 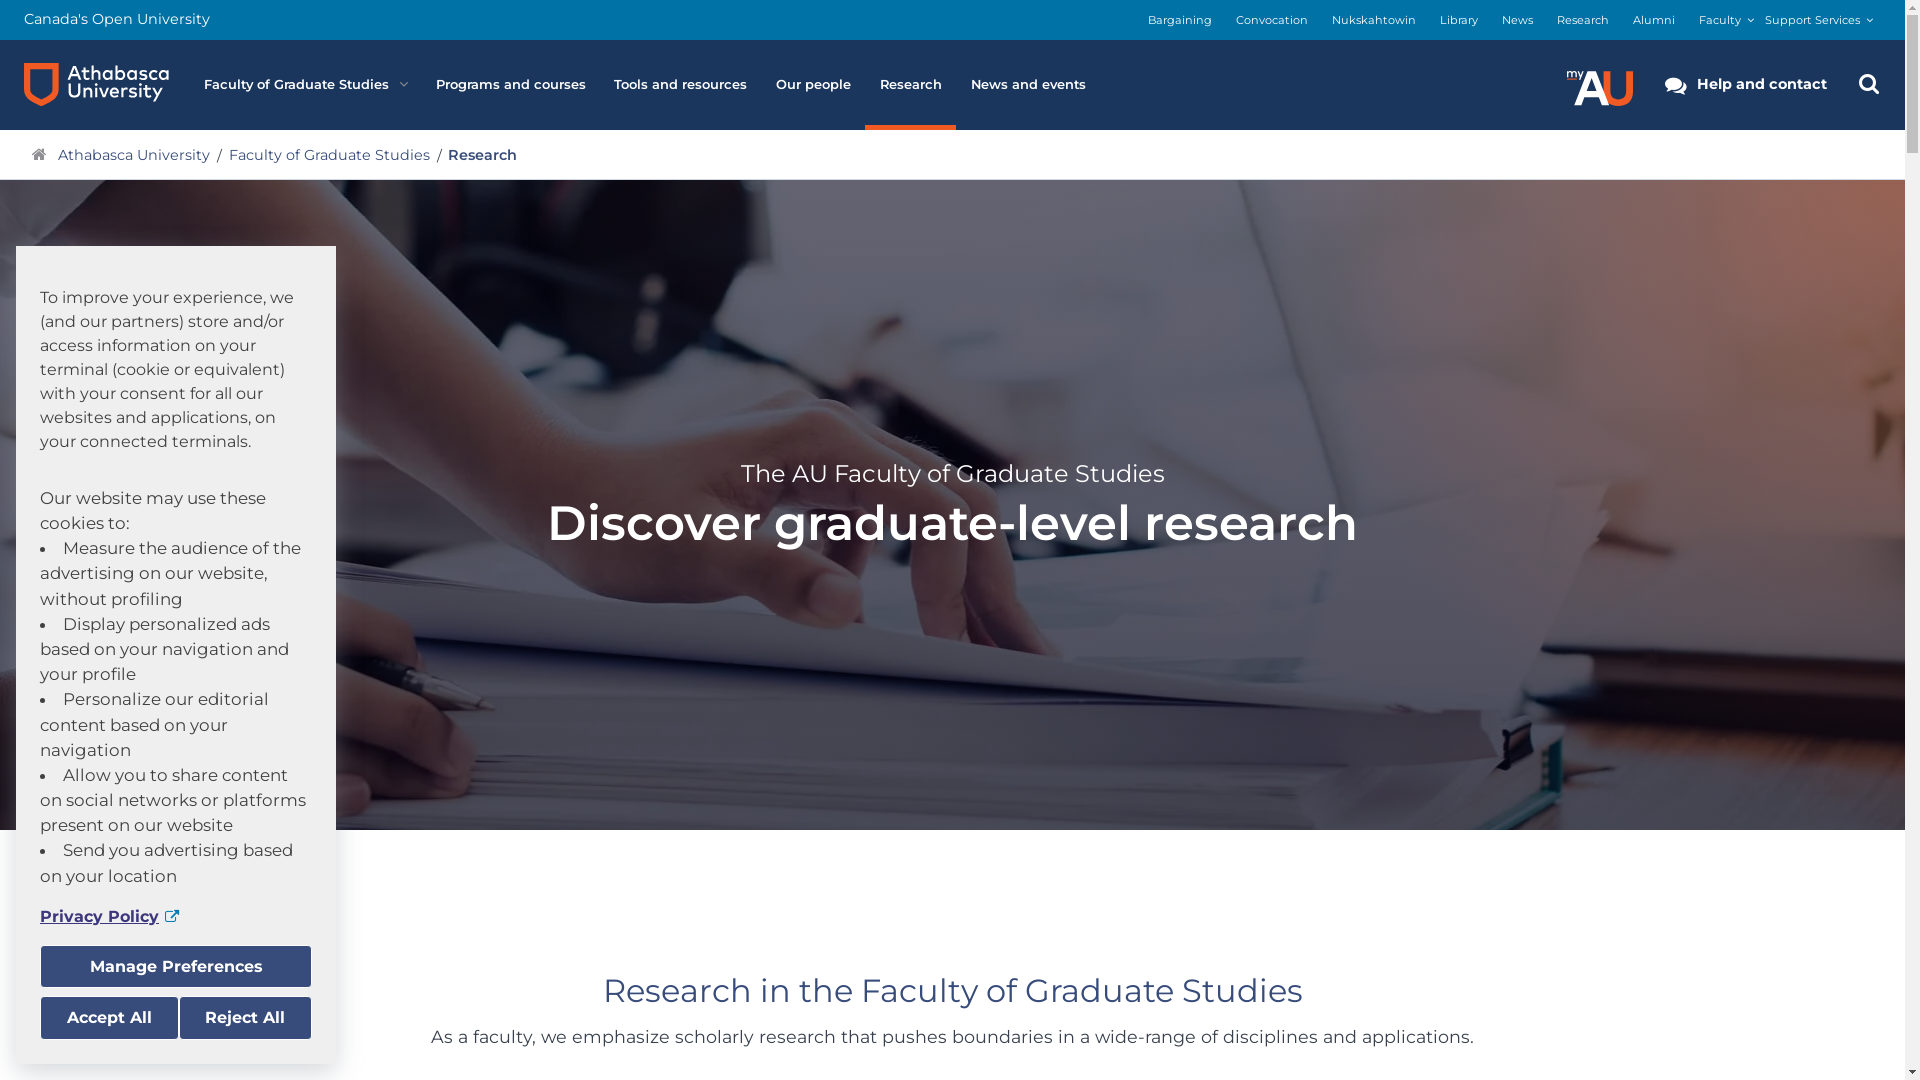 I want to click on 'News', so click(x=1517, y=20).